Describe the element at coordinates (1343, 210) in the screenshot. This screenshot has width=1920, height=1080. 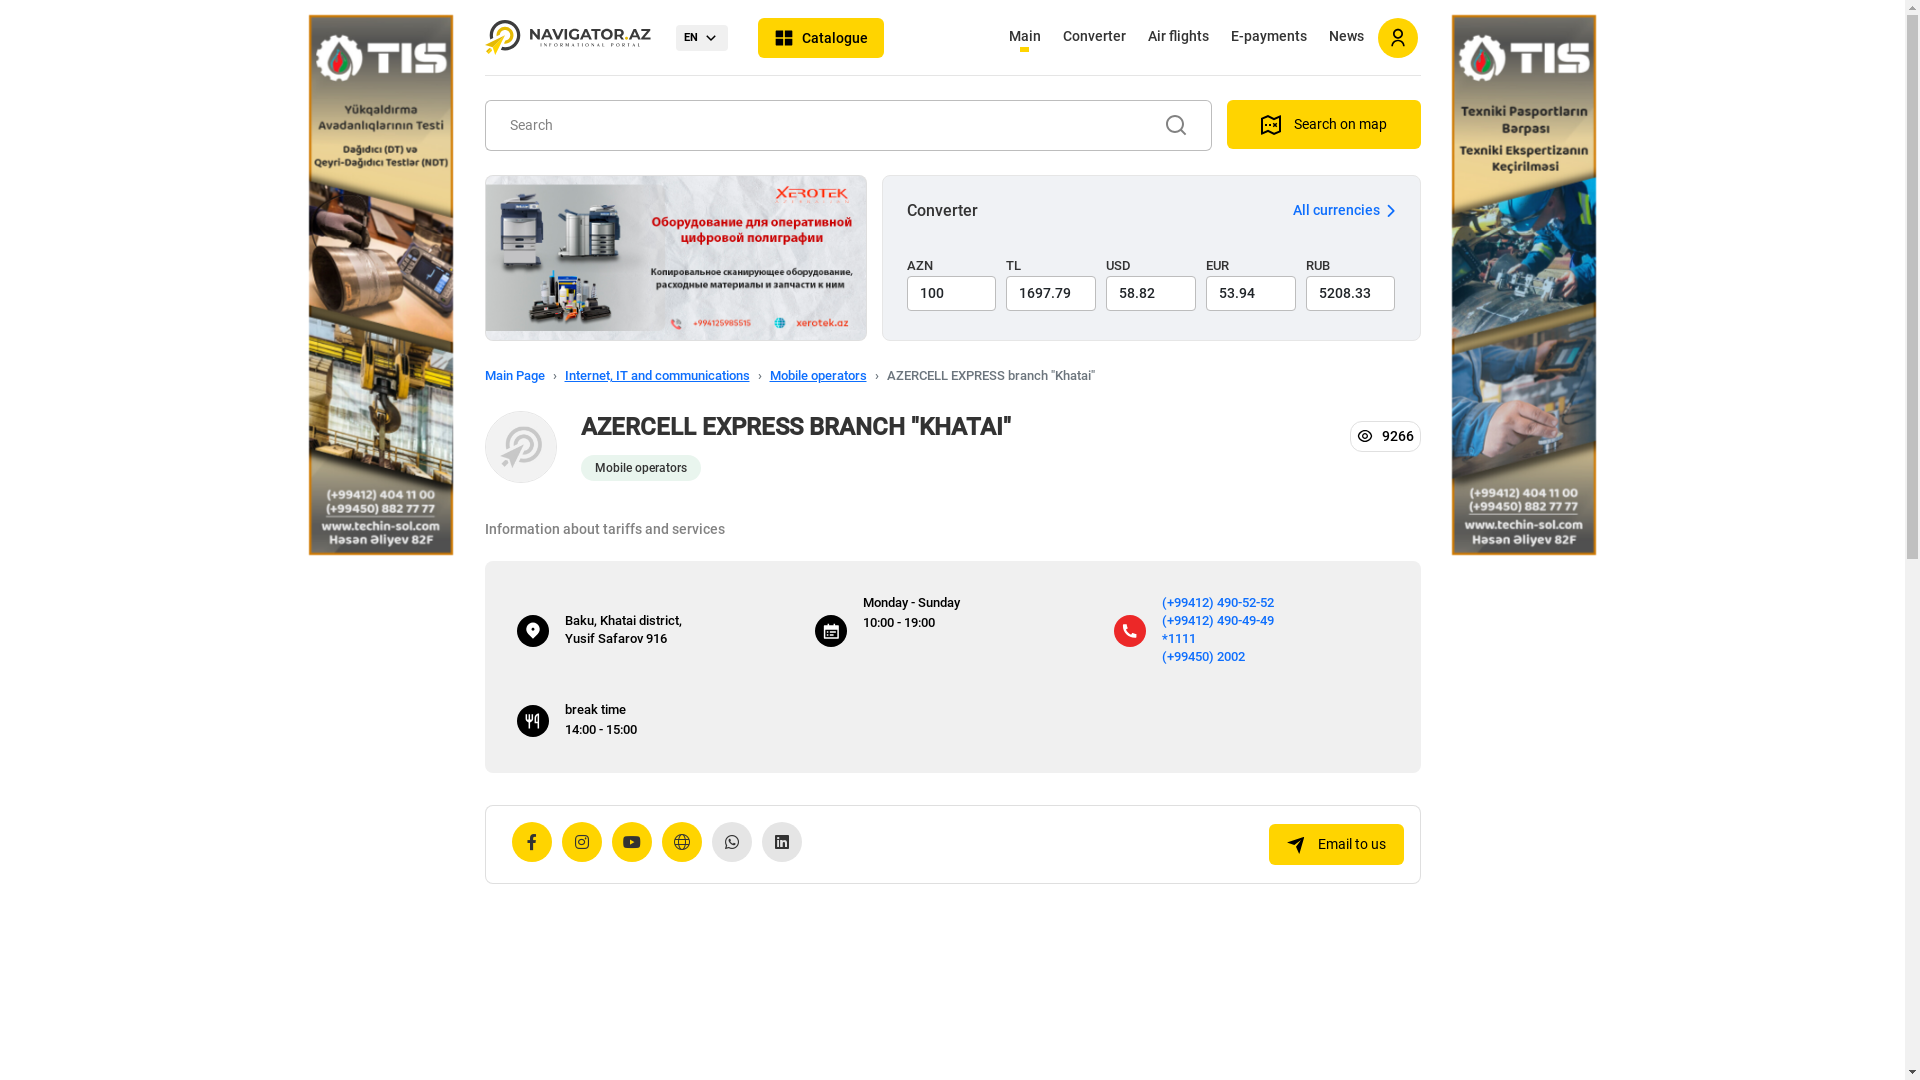
I see `'All currencies'` at that location.